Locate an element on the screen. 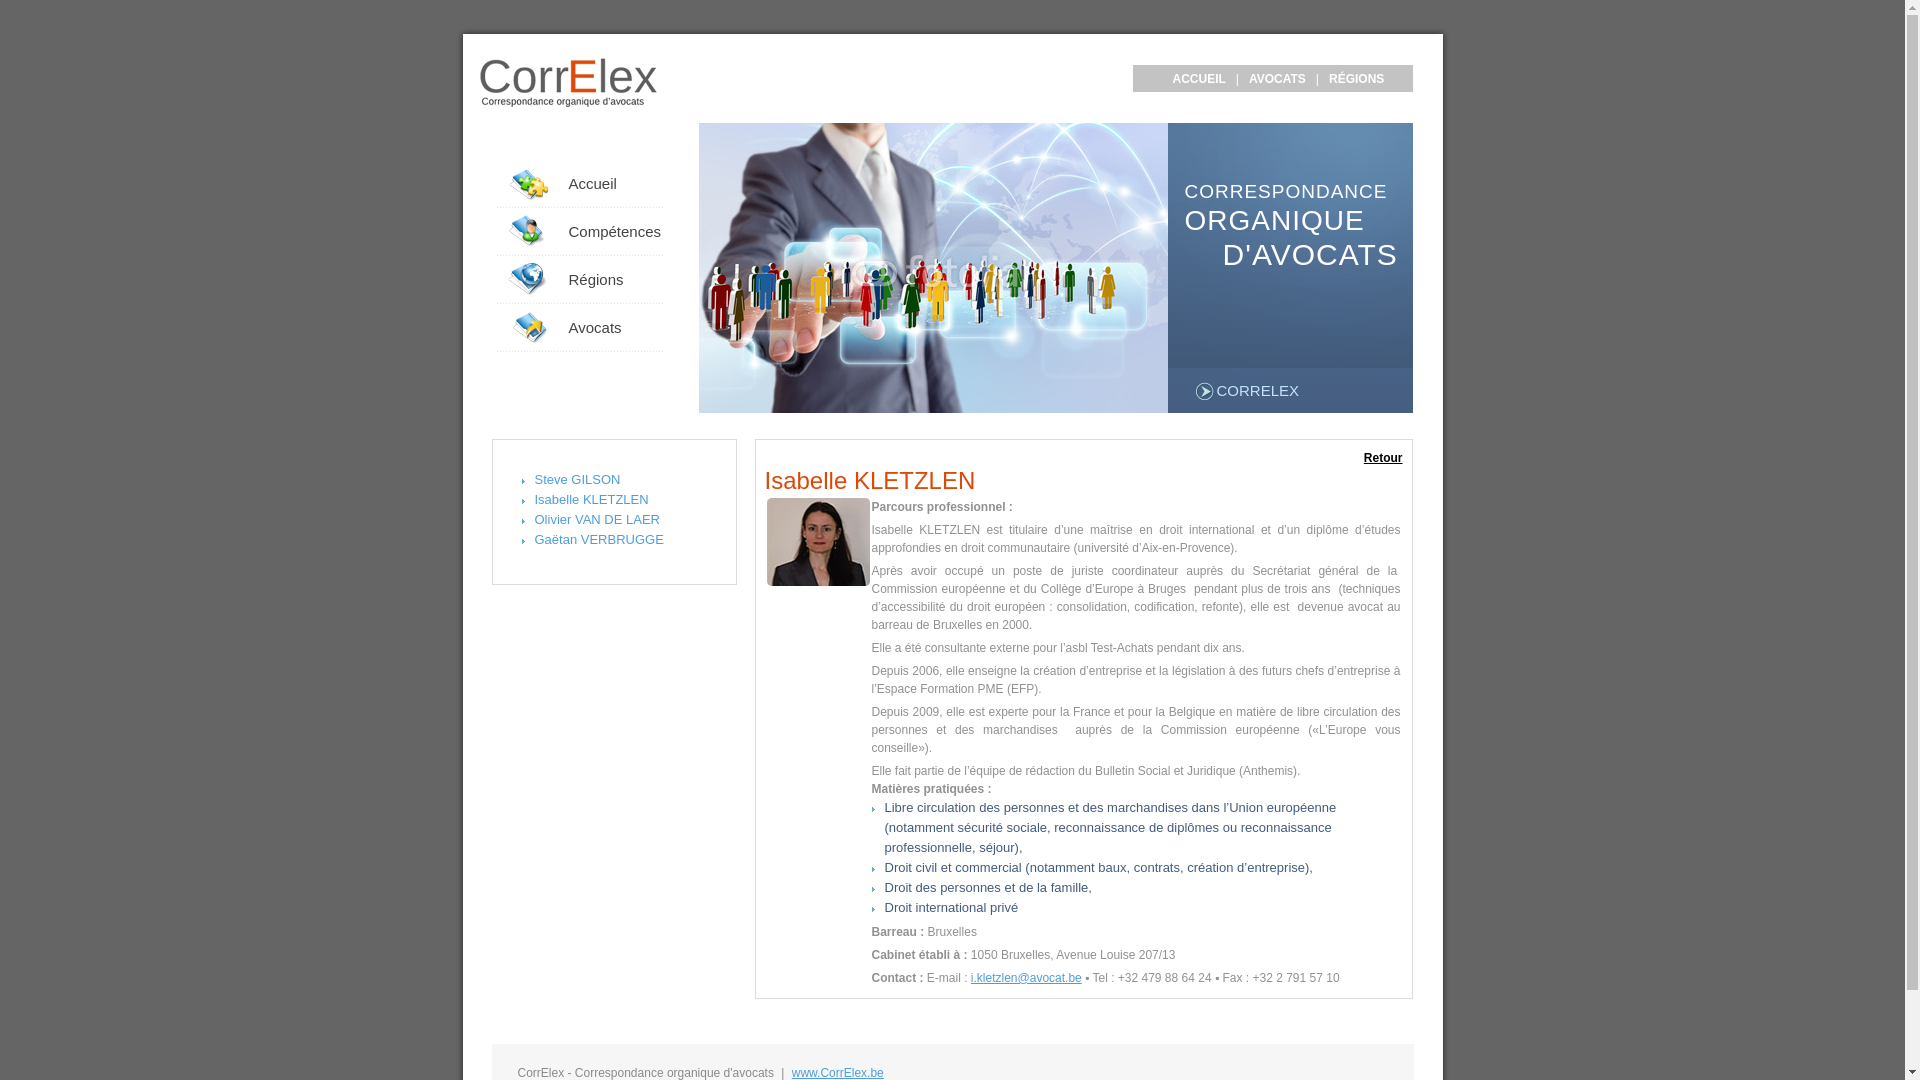  'ACCUEIL' is located at coordinates (1198, 77).